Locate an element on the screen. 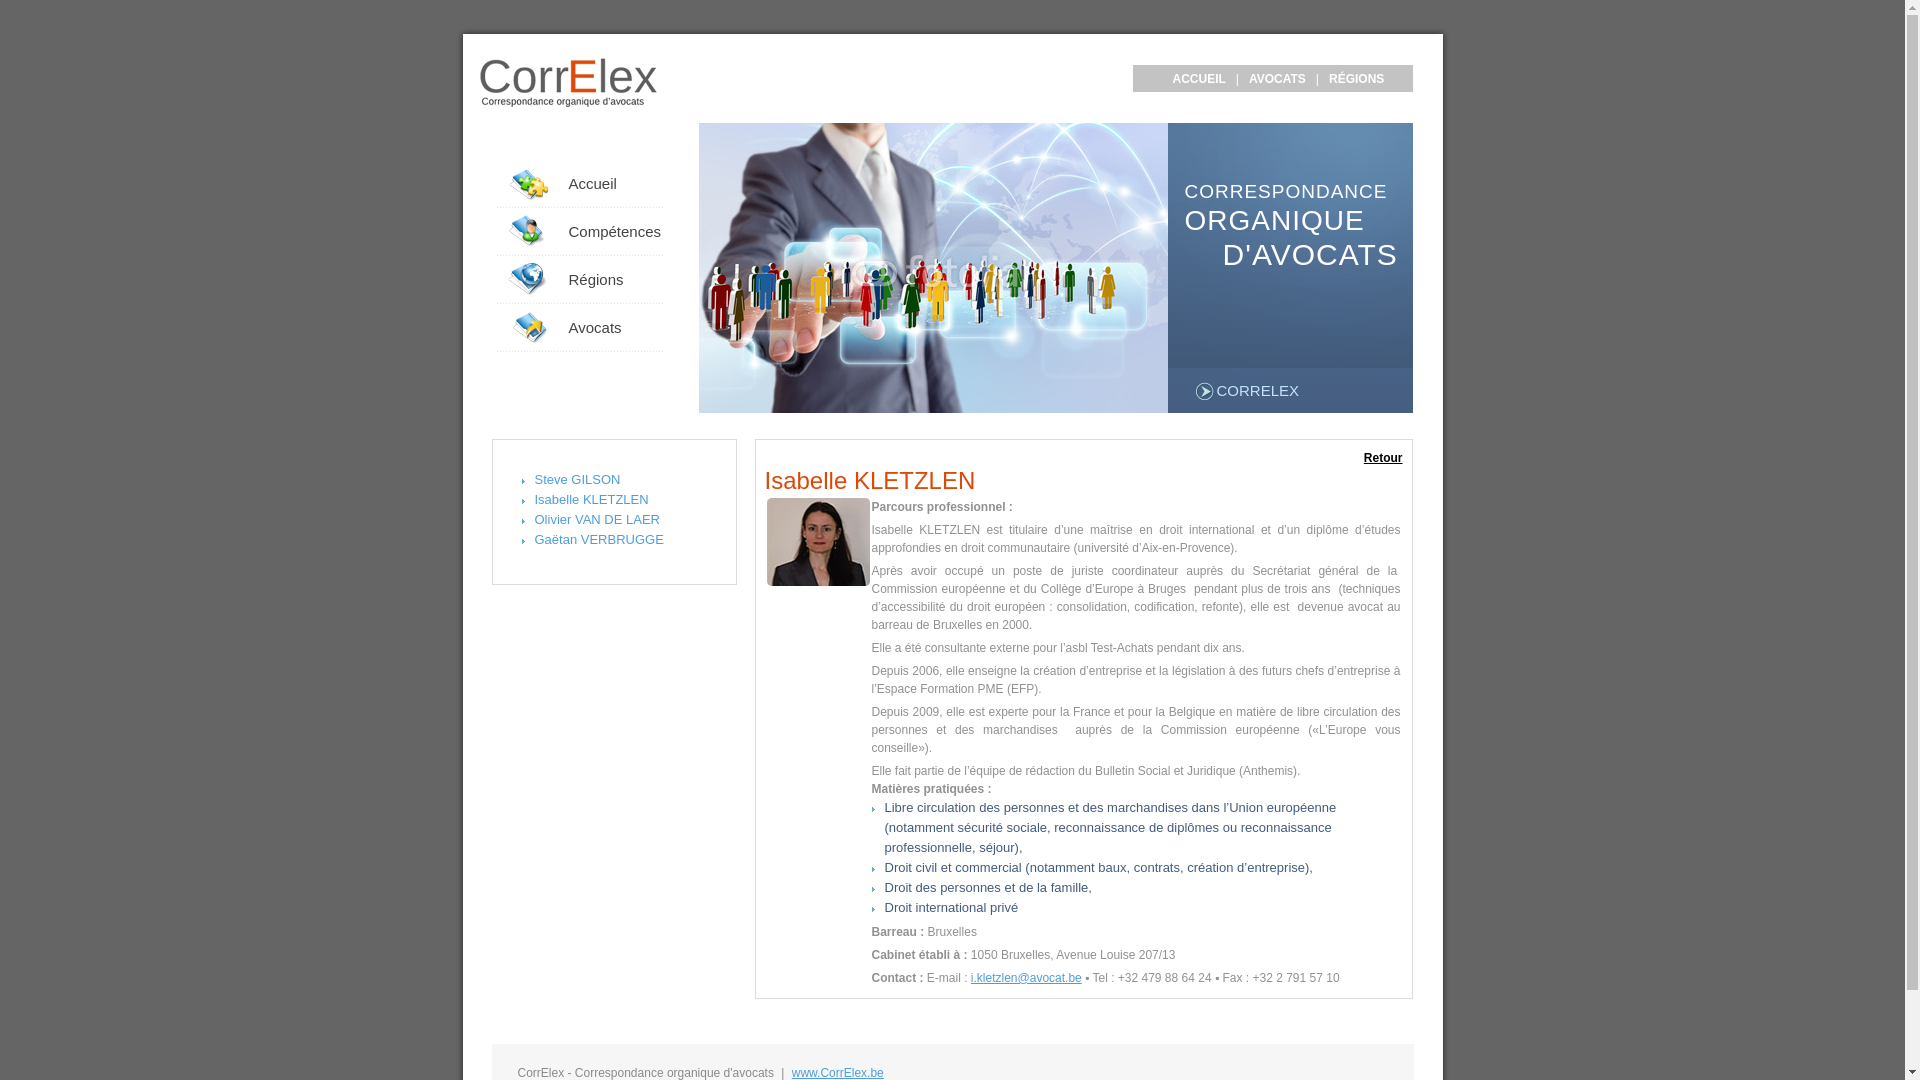  'ACCUEIL' is located at coordinates (1198, 77).